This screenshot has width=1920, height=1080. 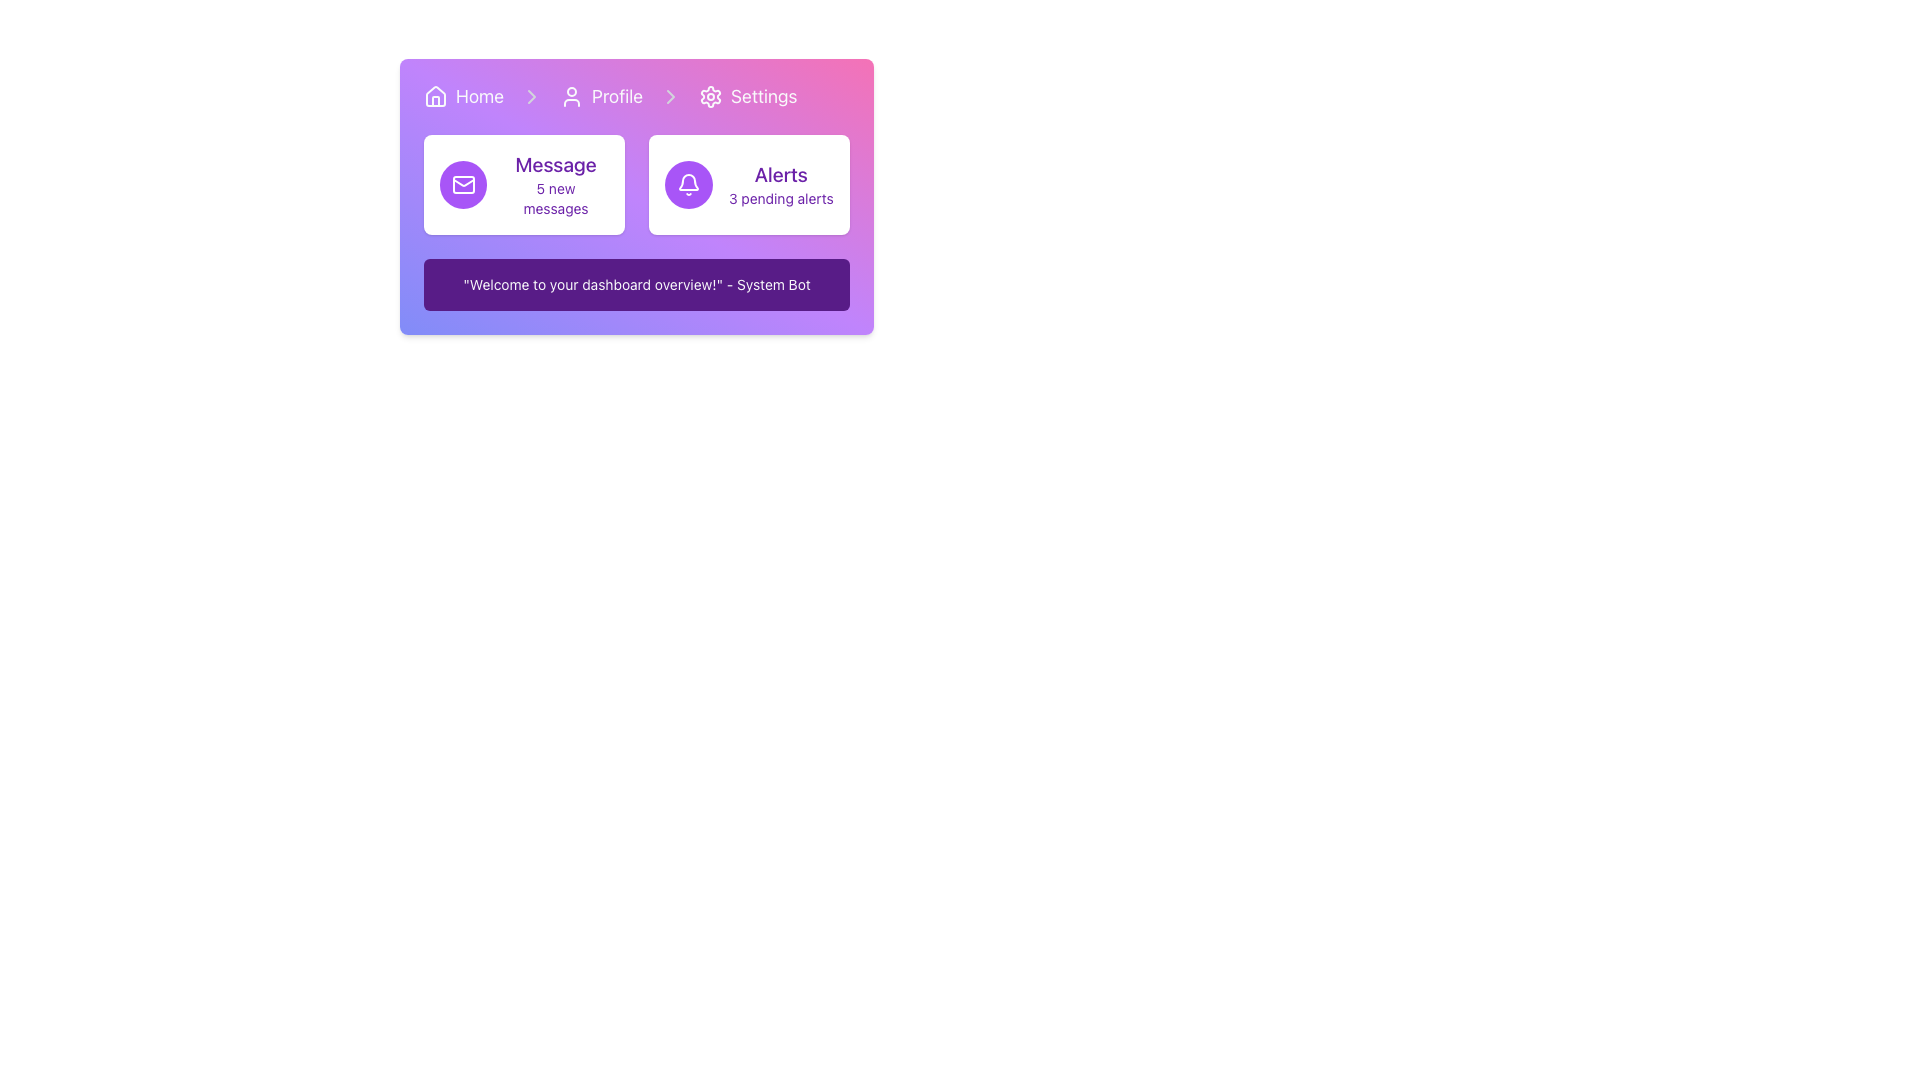 What do you see at coordinates (780, 199) in the screenshot?
I see `the static text label displaying '3 pending alerts', which is located beneath the 'Alerts' title text within the card-like section` at bounding box center [780, 199].